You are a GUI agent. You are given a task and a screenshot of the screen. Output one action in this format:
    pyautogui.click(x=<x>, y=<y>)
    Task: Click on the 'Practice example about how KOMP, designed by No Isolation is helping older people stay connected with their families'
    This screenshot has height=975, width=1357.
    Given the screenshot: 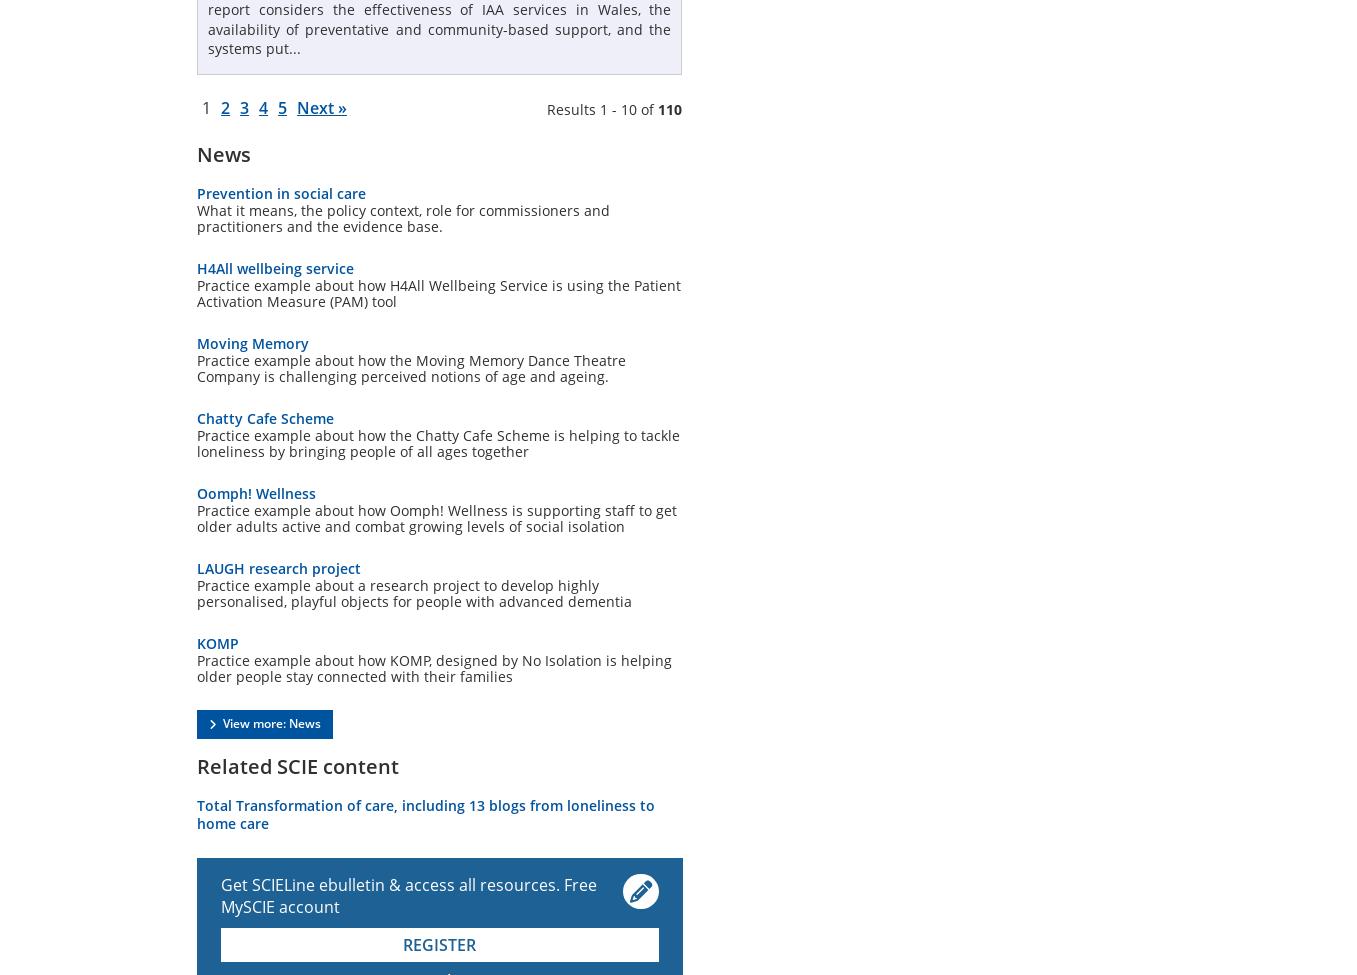 What is the action you would take?
    pyautogui.click(x=197, y=667)
    